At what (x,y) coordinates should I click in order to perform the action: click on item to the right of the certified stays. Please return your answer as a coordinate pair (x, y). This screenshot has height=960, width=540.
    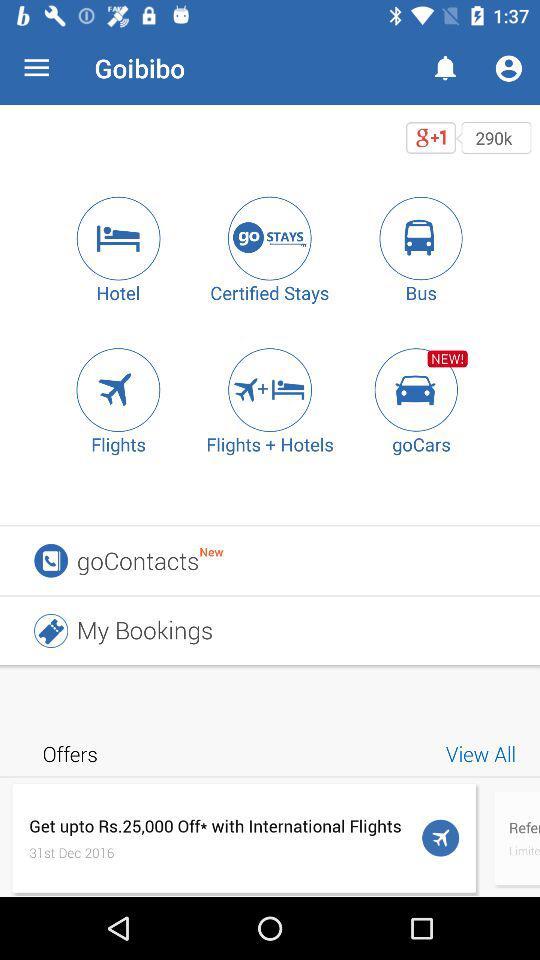
    Looking at the image, I should click on (420, 238).